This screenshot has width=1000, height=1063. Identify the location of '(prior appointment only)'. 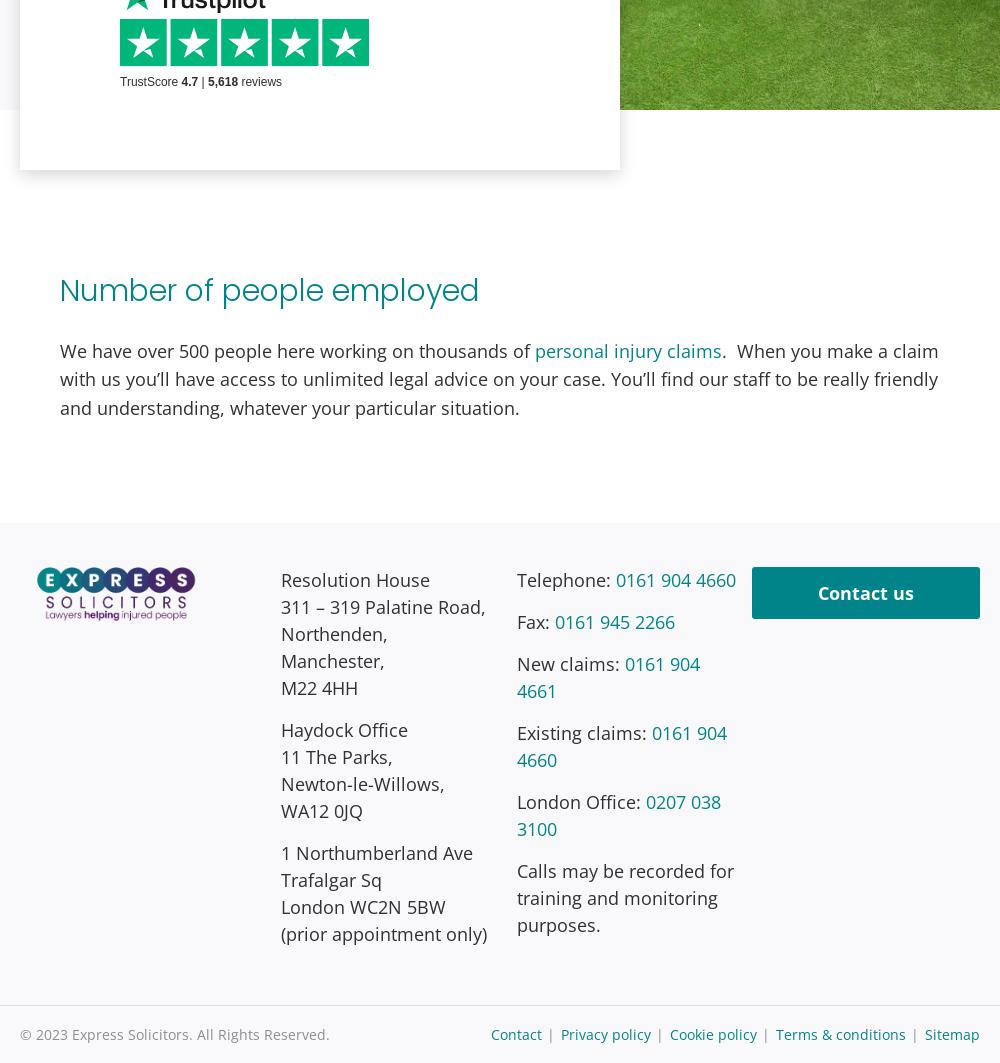
(383, 931).